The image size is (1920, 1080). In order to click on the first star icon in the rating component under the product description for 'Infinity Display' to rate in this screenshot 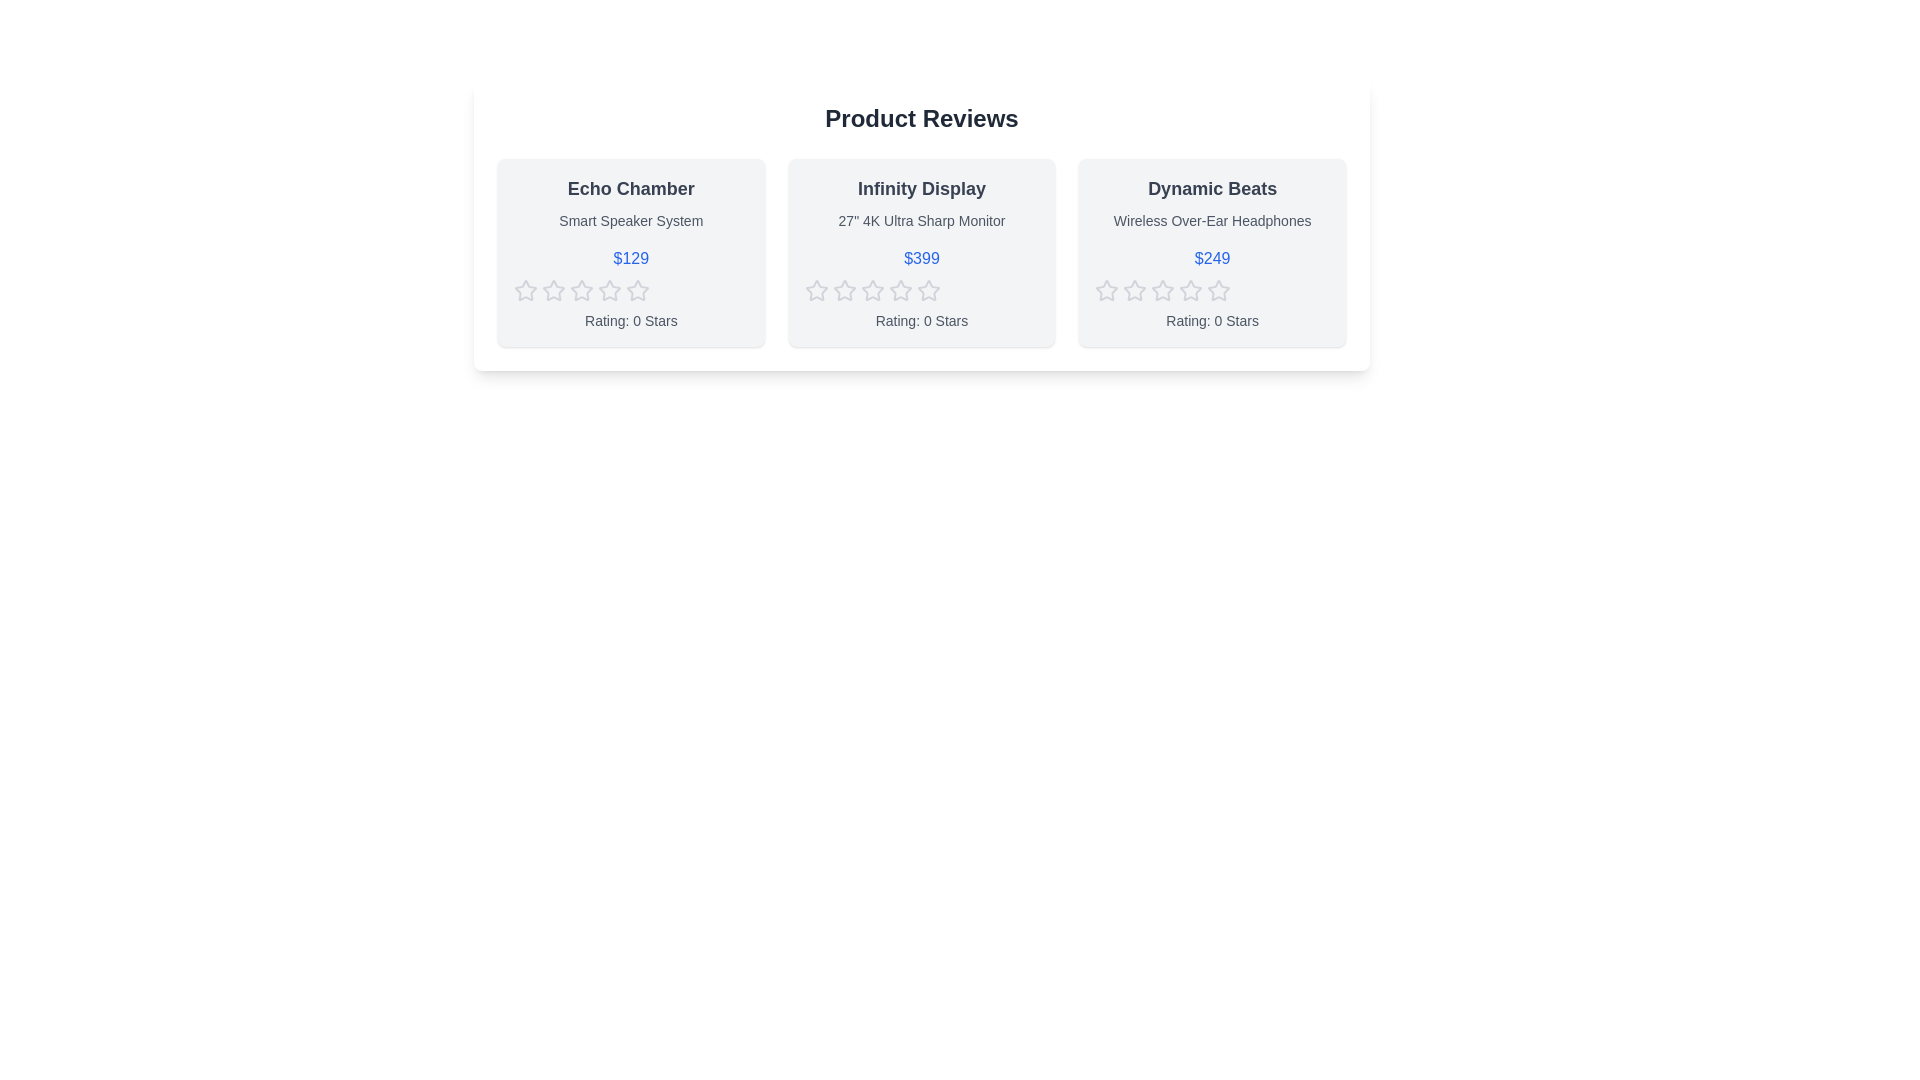, I will do `click(816, 290)`.